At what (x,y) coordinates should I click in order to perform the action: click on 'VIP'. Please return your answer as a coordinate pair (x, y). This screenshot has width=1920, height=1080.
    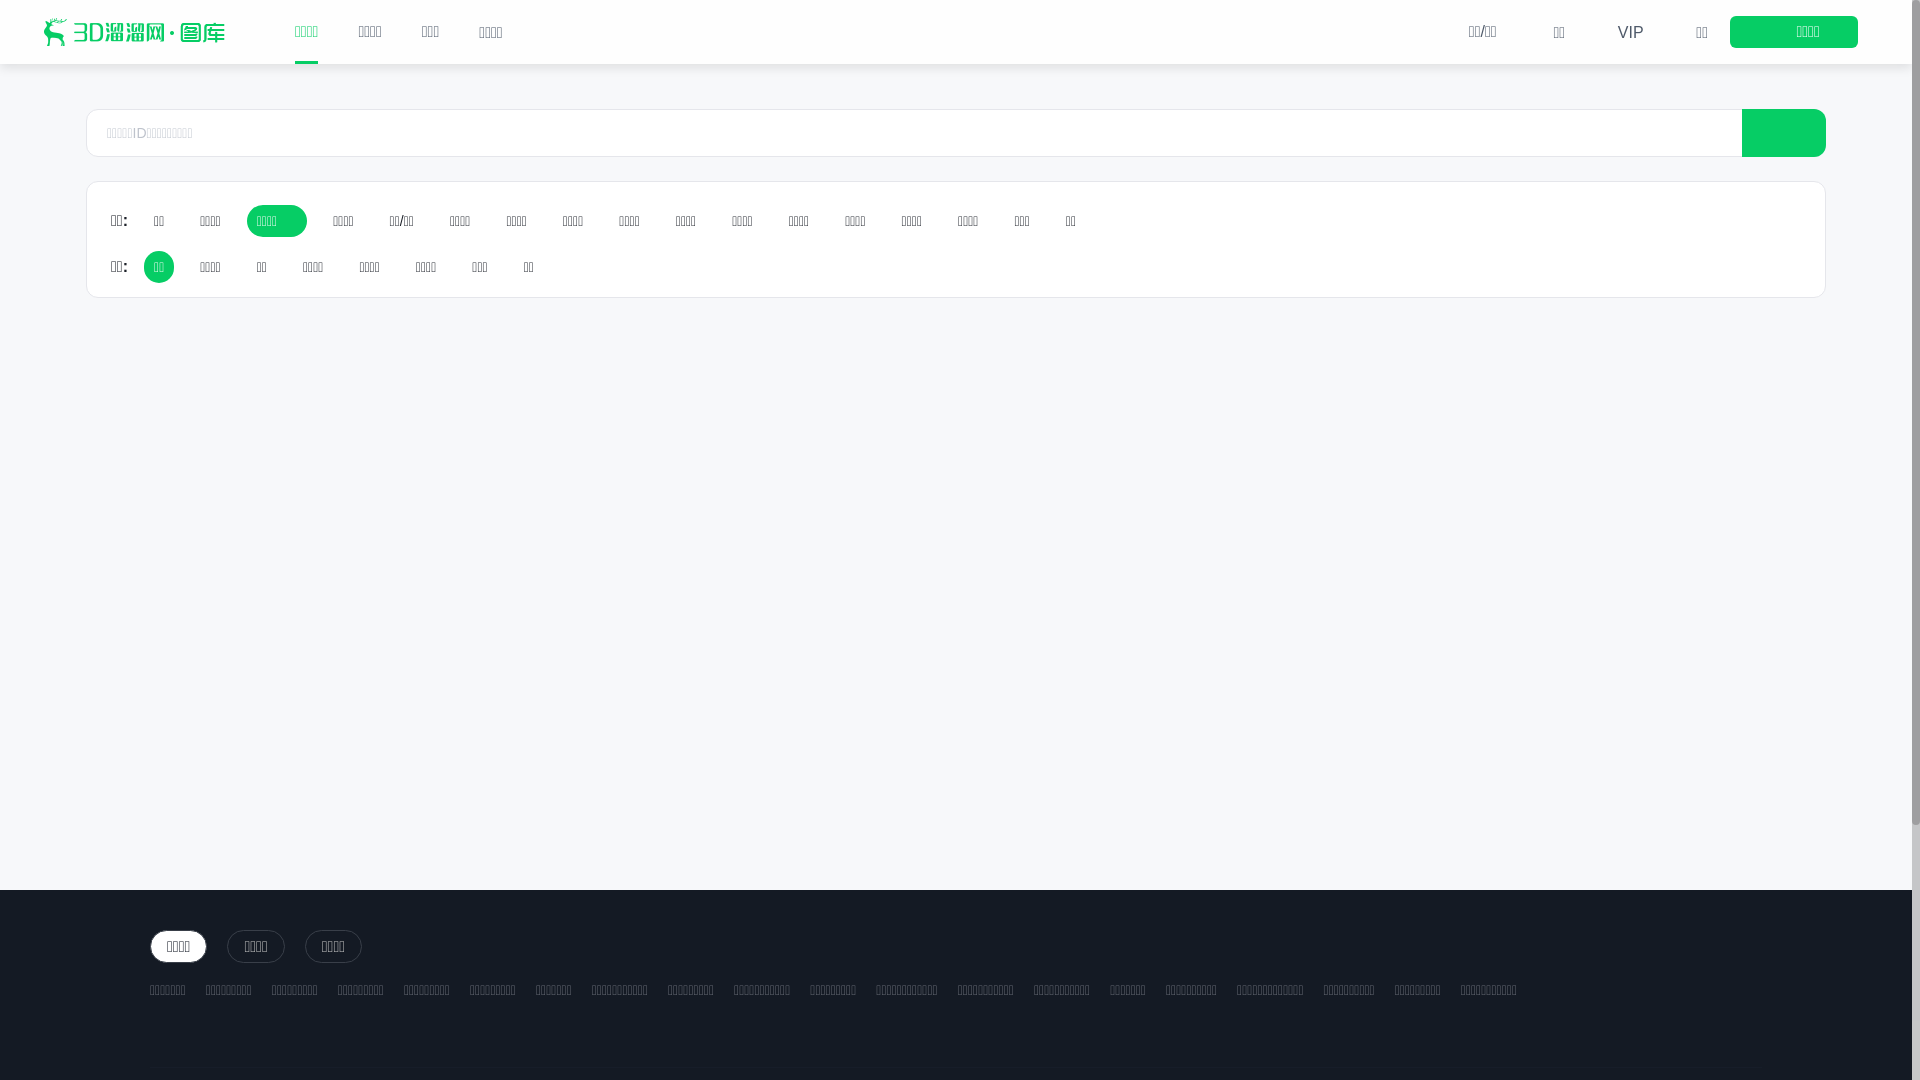
    Looking at the image, I should click on (1614, 31).